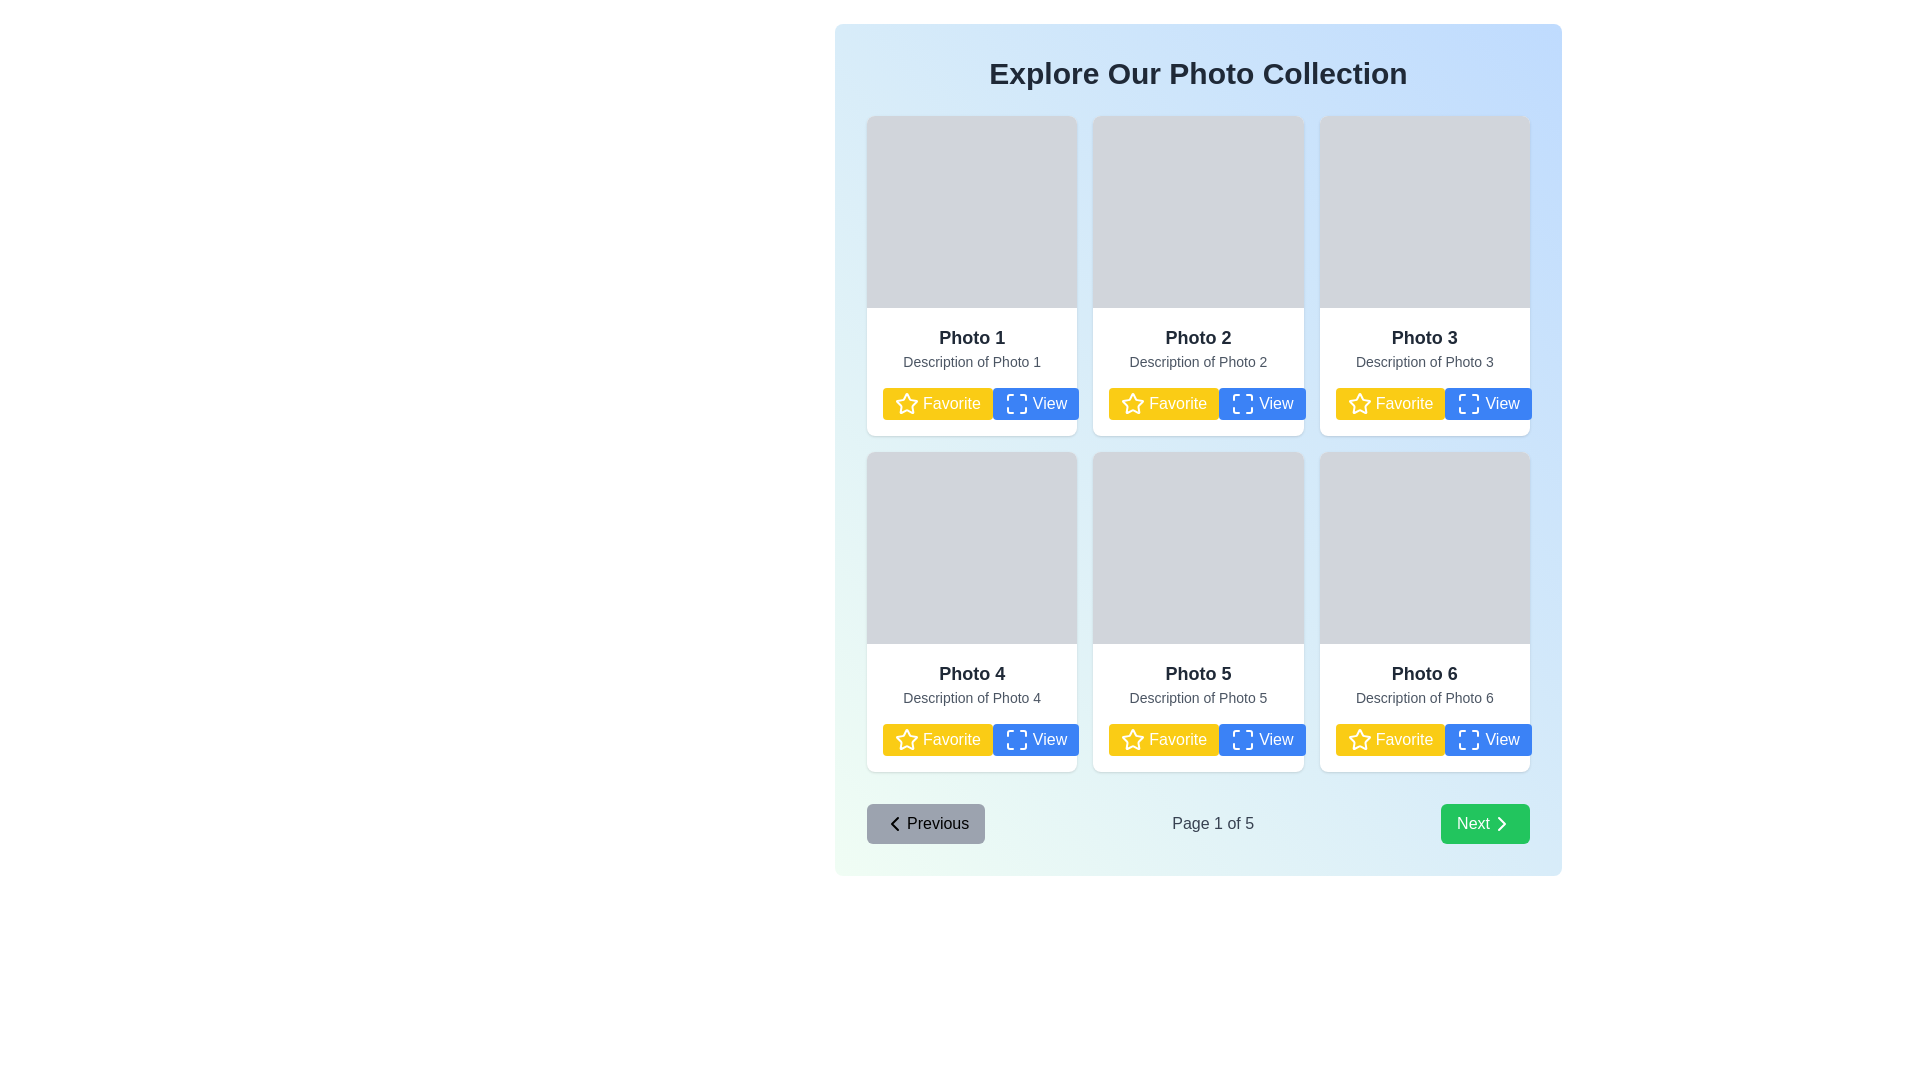  What do you see at coordinates (972, 212) in the screenshot?
I see `the visual display area or placeholder at the top of the first card in the grid layout, which has a light gray background and rounded top corners` at bounding box center [972, 212].